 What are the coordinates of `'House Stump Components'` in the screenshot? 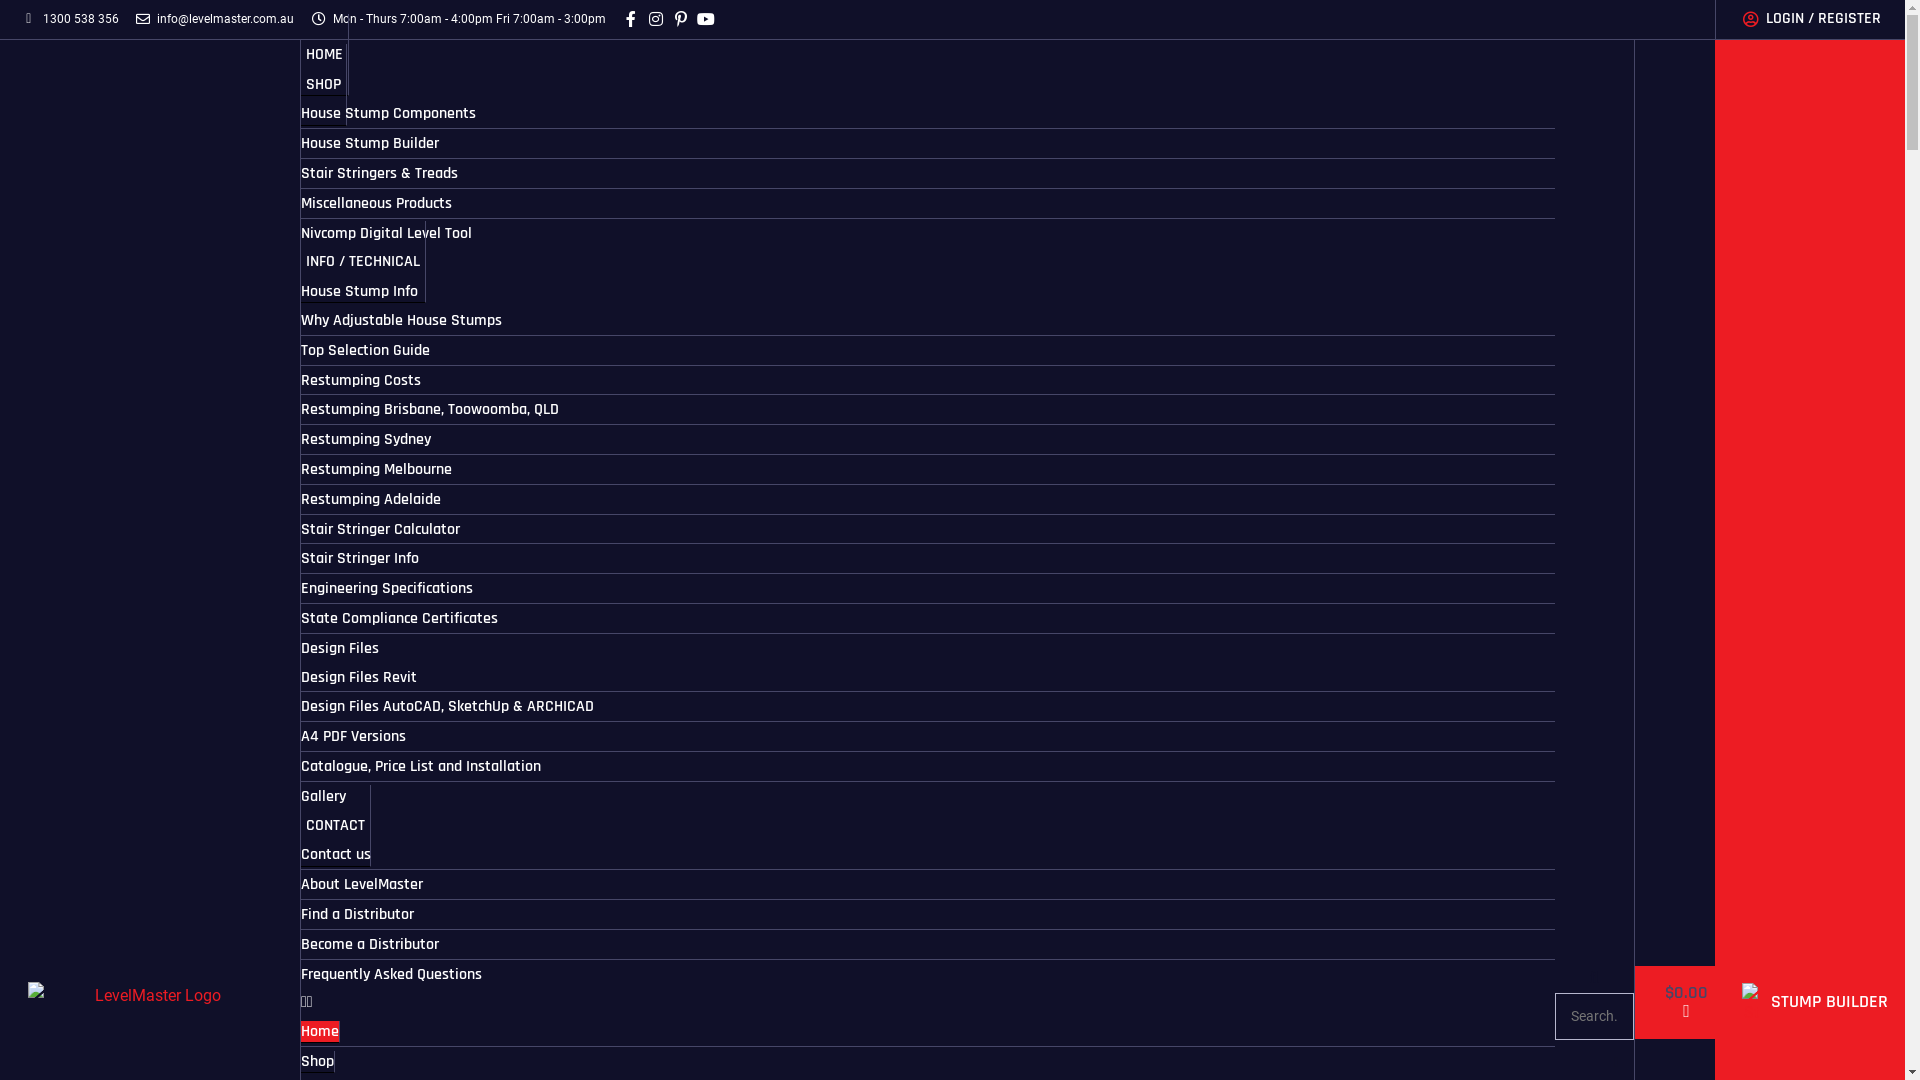 It's located at (388, 113).